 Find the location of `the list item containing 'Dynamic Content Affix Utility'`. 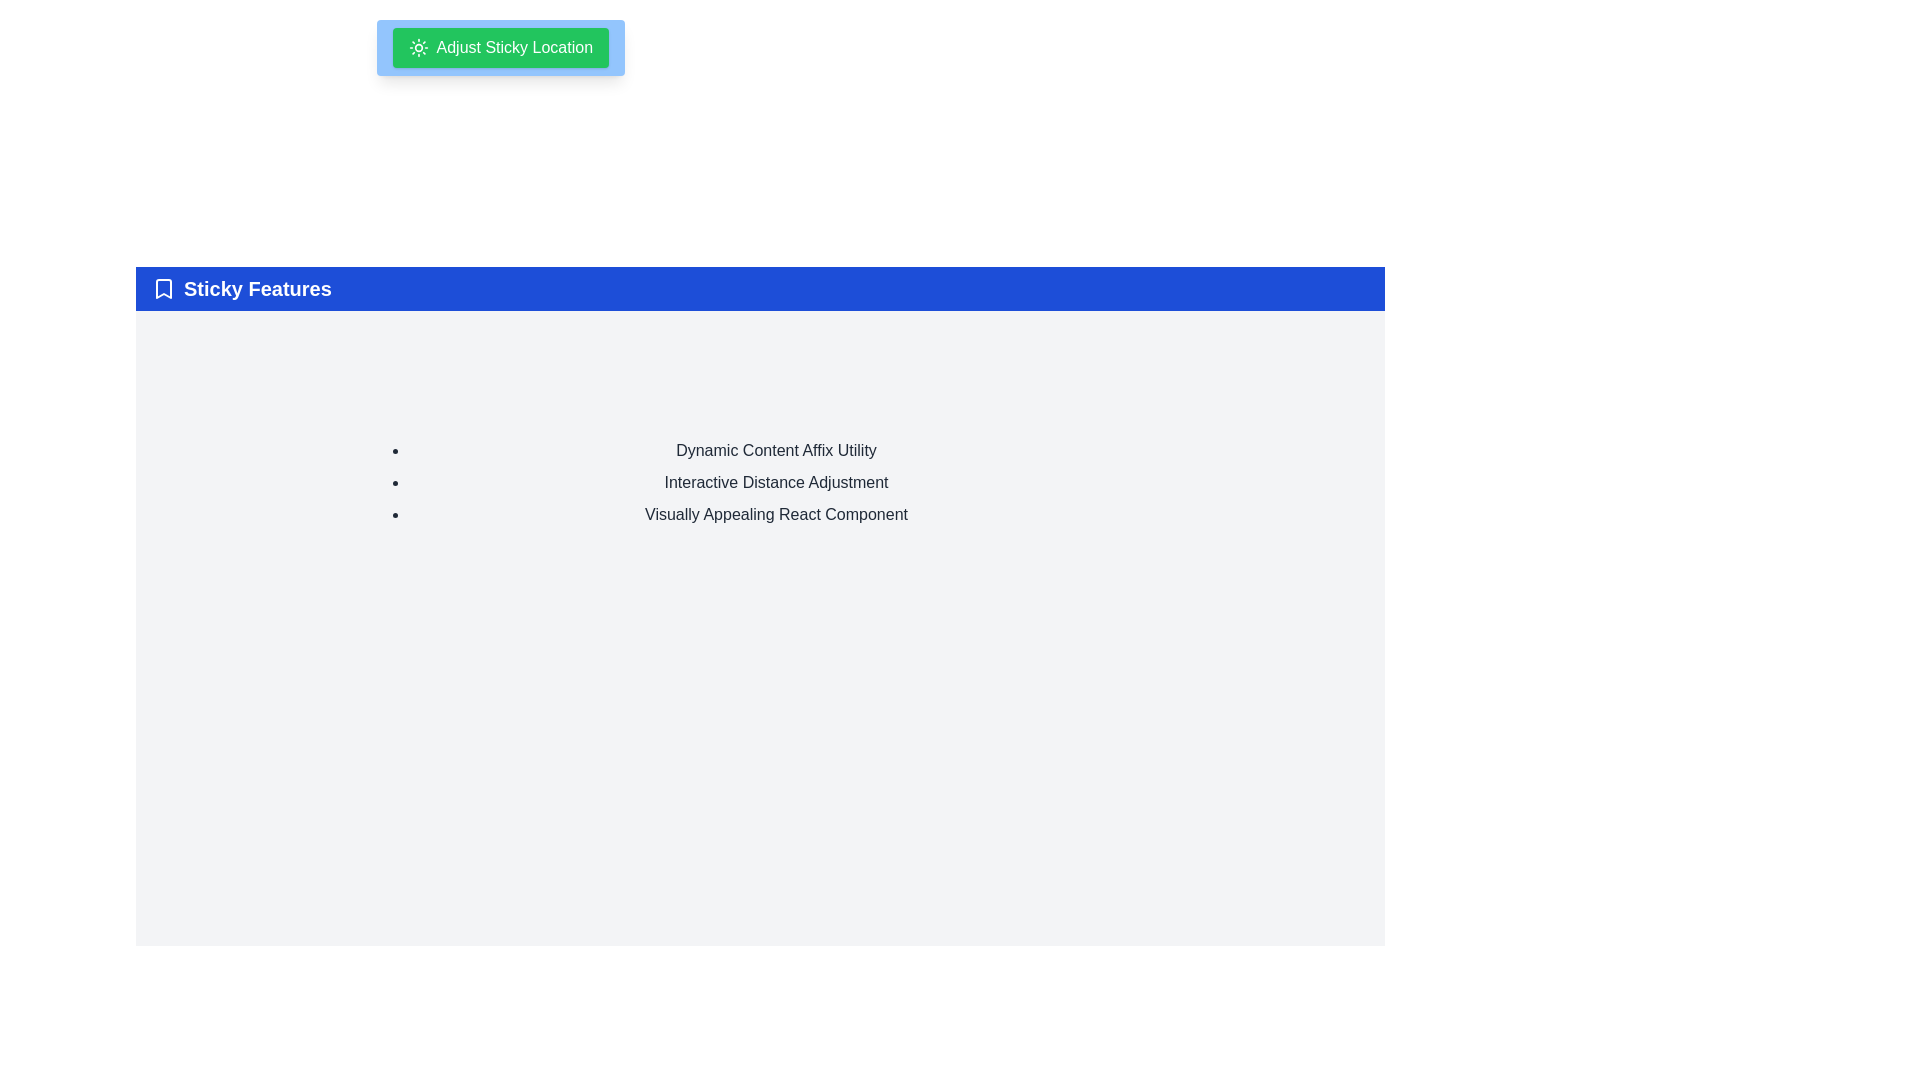

the list item containing 'Dynamic Content Affix Utility' is located at coordinates (775, 451).